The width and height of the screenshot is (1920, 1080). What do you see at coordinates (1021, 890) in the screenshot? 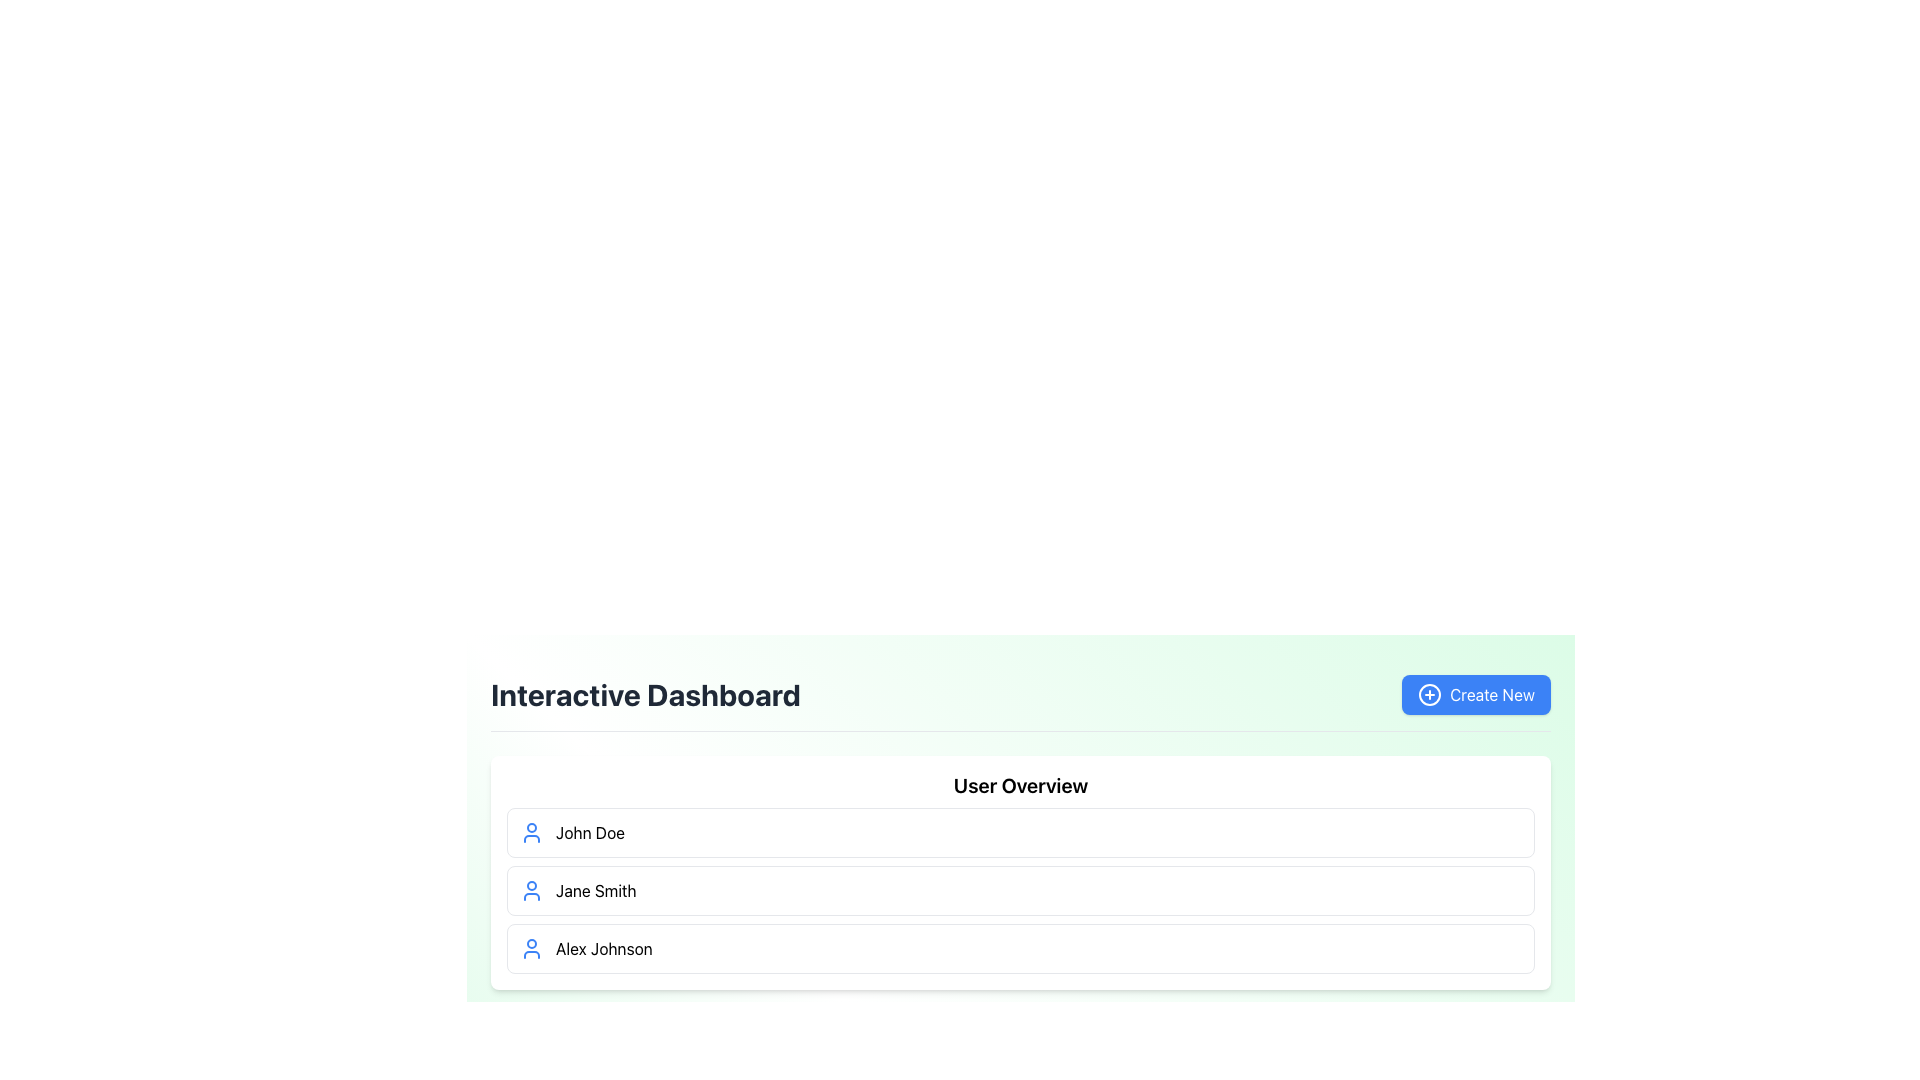
I see `user-specific information for the list item displaying 'Jane Smith', which is the second user entry in the list` at bounding box center [1021, 890].